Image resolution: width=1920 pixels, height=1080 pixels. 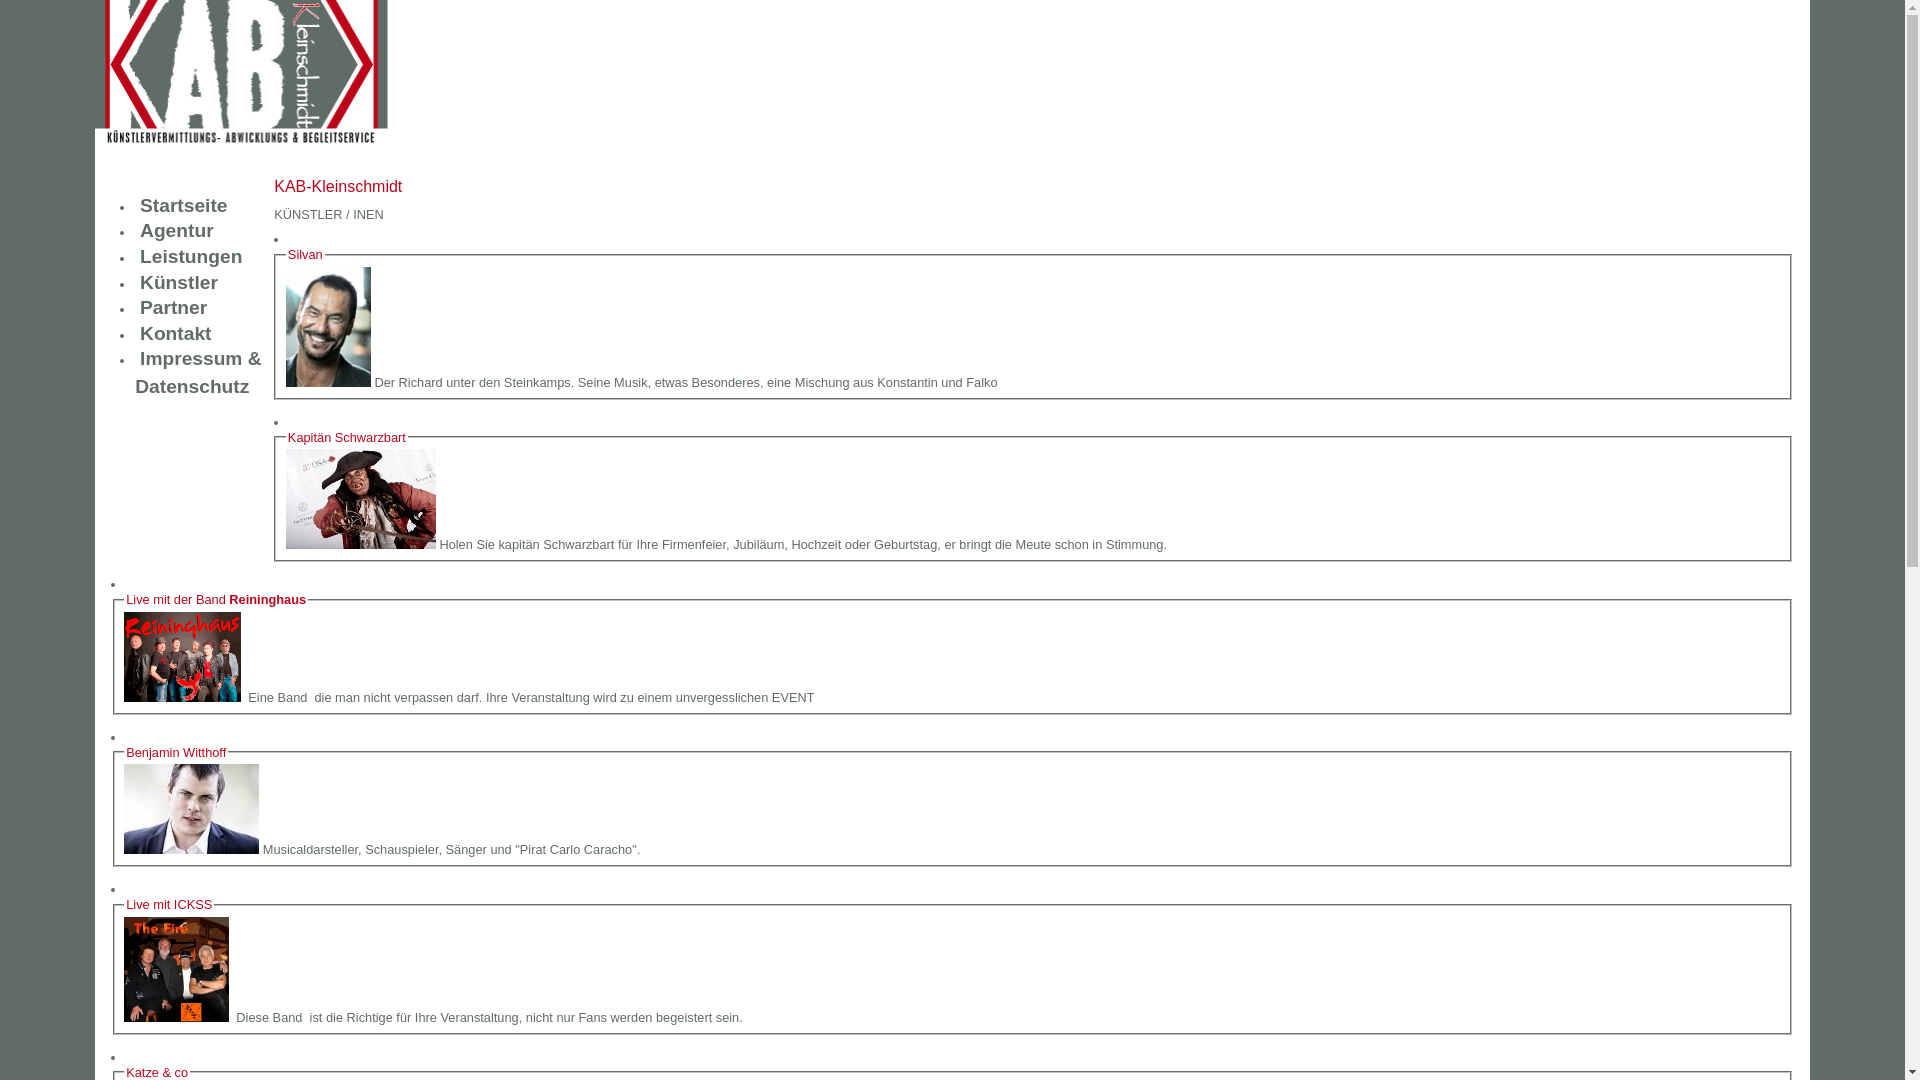 I want to click on 'Partner', so click(x=138, y=307).